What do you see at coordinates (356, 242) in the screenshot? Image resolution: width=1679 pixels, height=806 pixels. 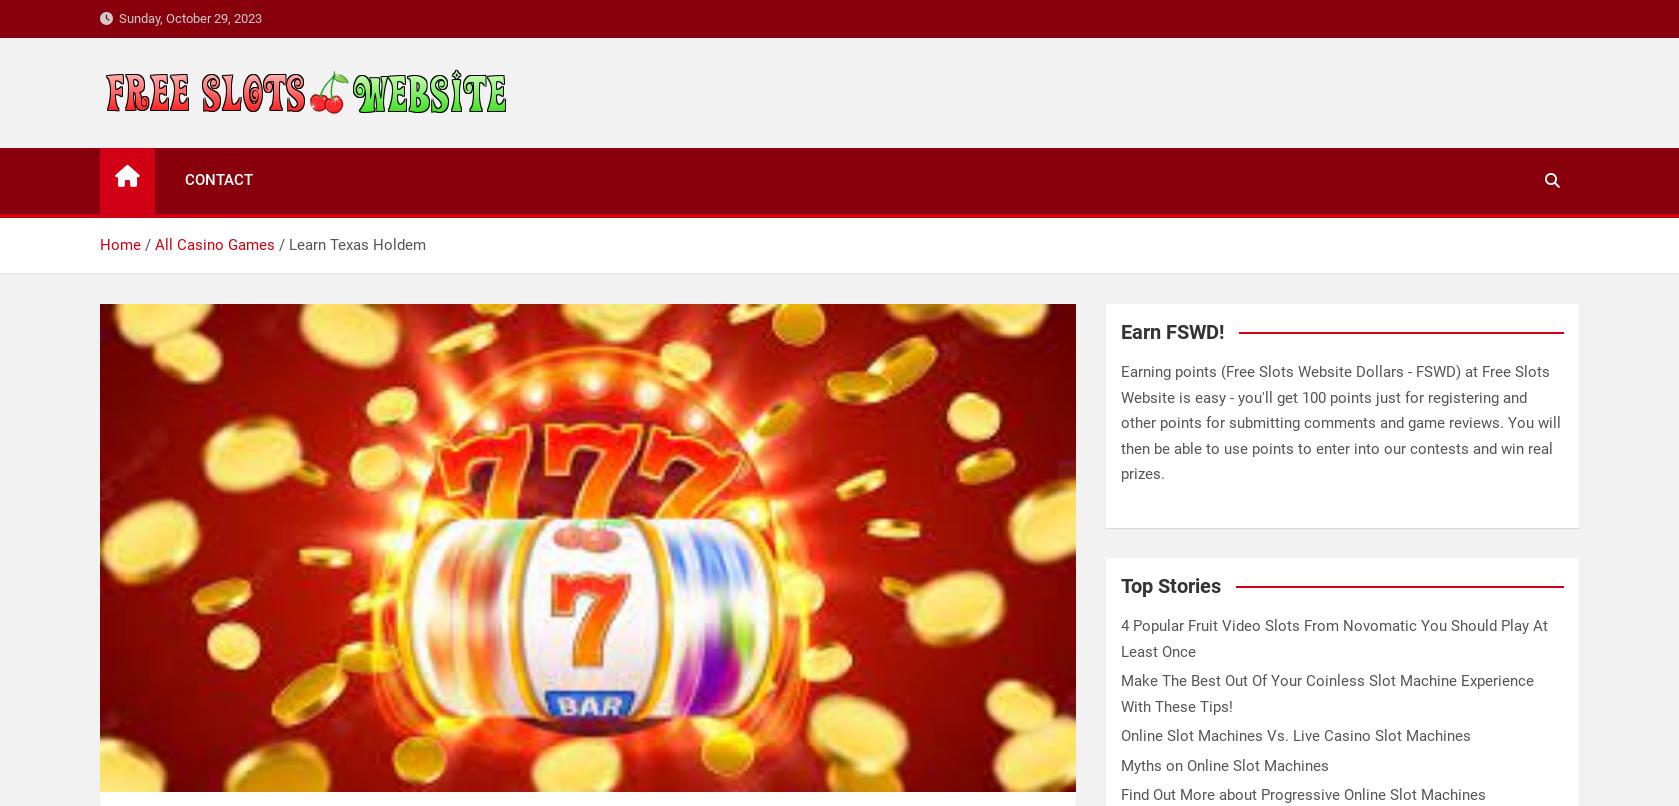 I see `'Learn Texas Holdem'` at bounding box center [356, 242].